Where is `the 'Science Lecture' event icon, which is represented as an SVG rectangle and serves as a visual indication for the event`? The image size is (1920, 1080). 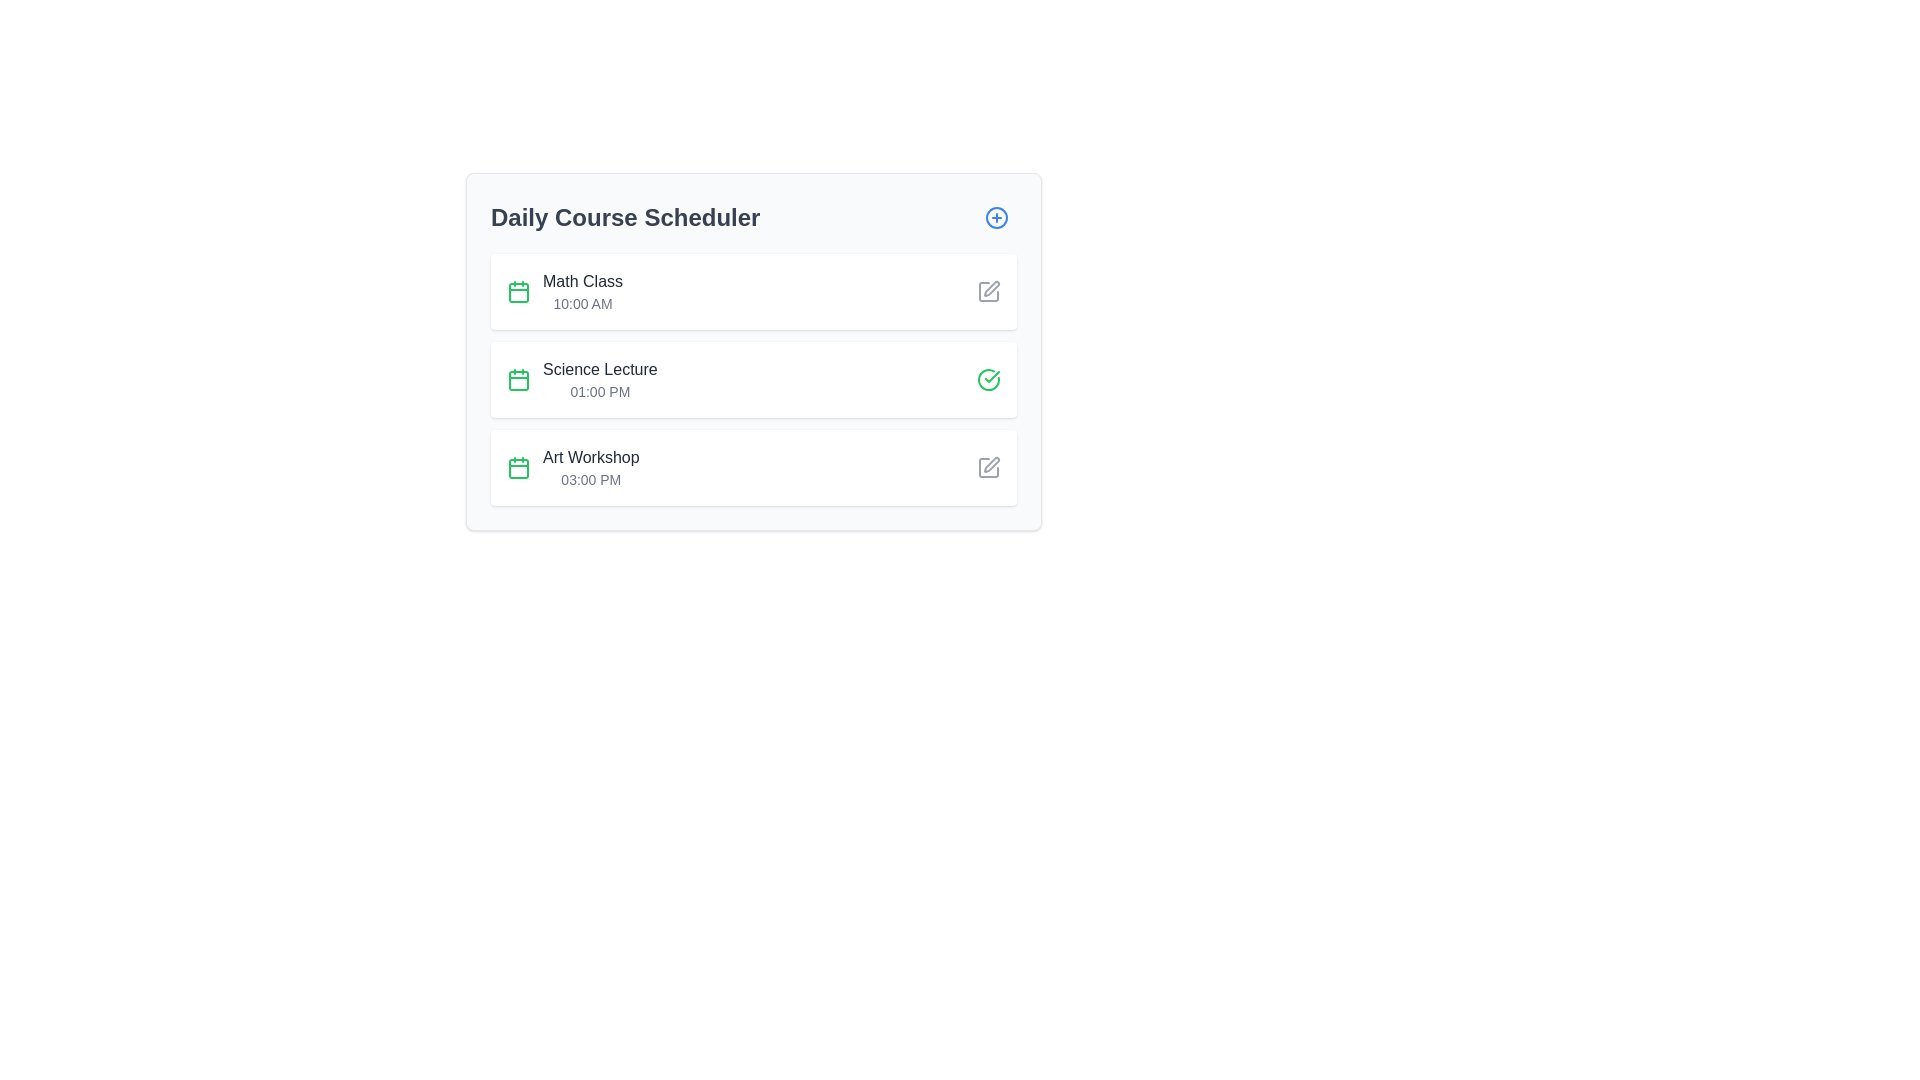
the 'Science Lecture' event icon, which is represented as an SVG rectangle and serves as a visual indication for the event is located at coordinates (518, 293).